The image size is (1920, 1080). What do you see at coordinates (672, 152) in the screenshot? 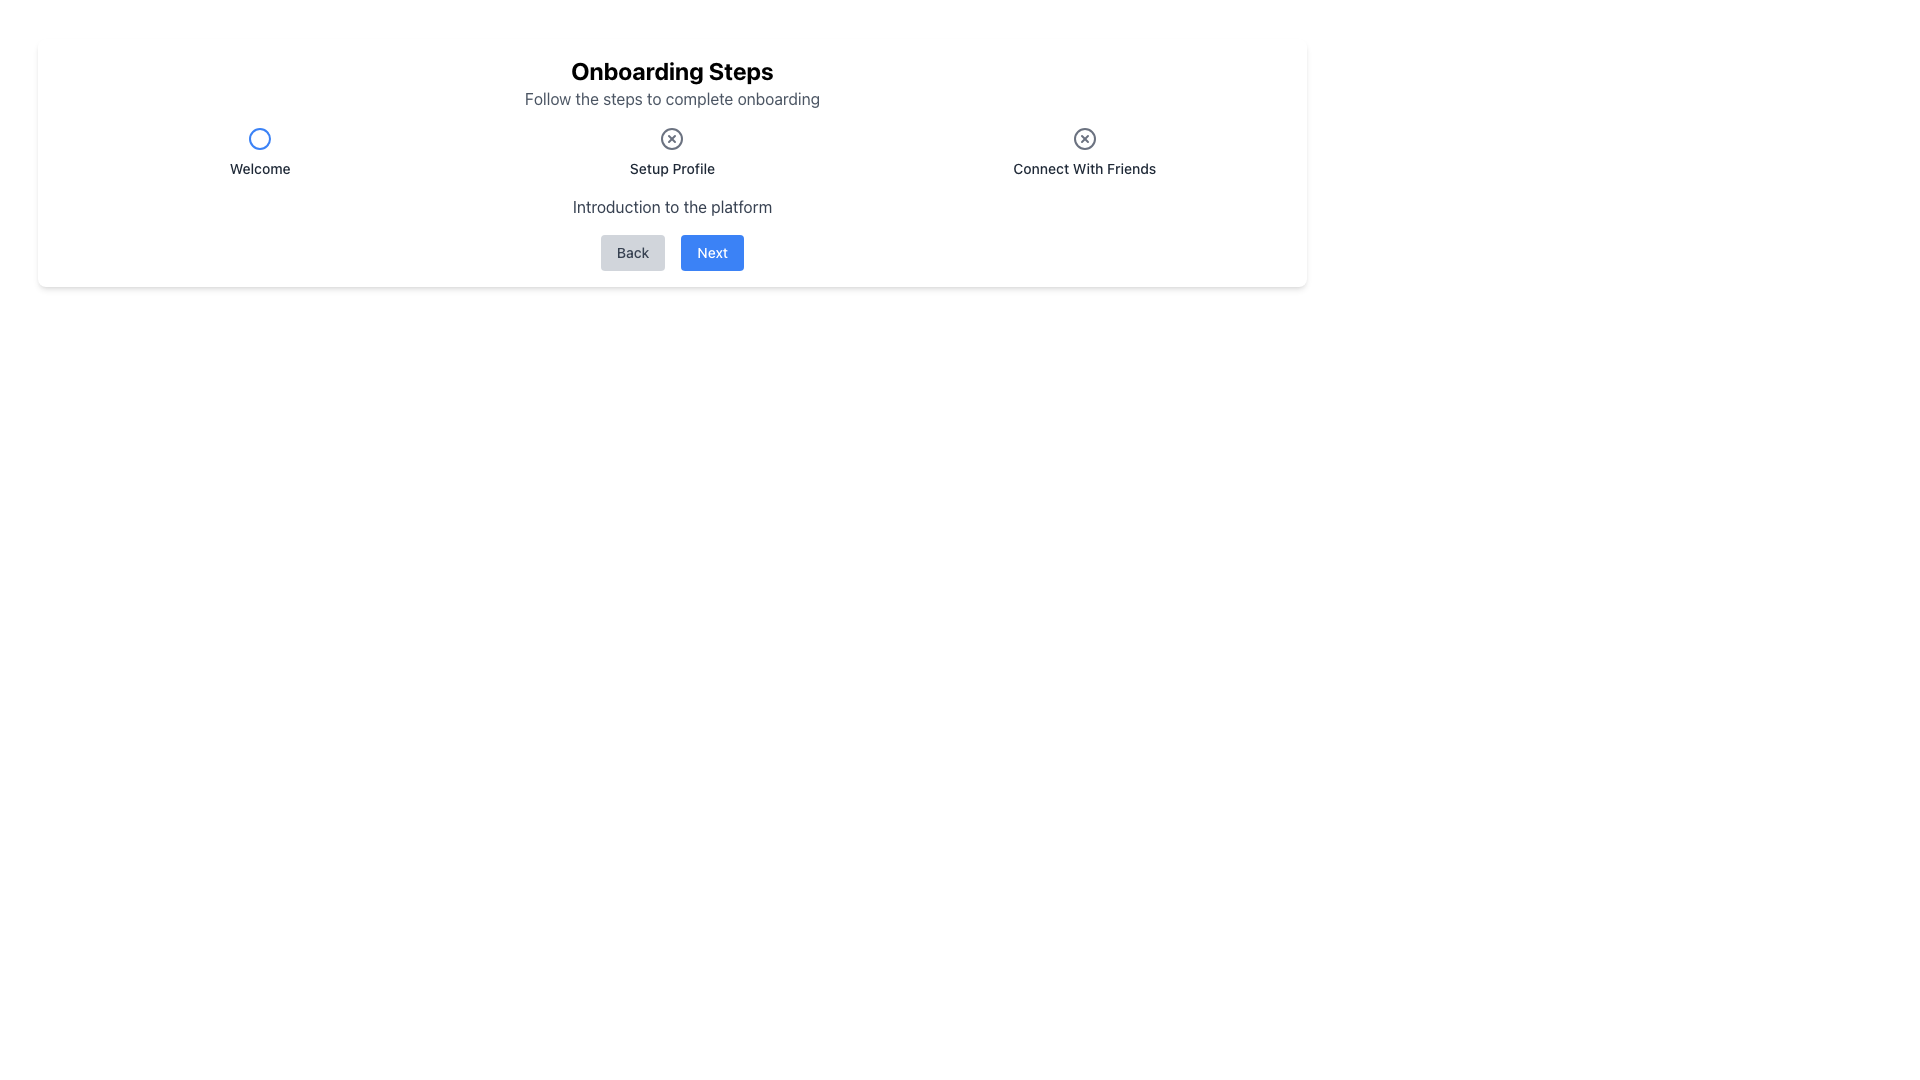
I see `the Step Indicator that shows the user's current progress in the onboarding process` at bounding box center [672, 152].